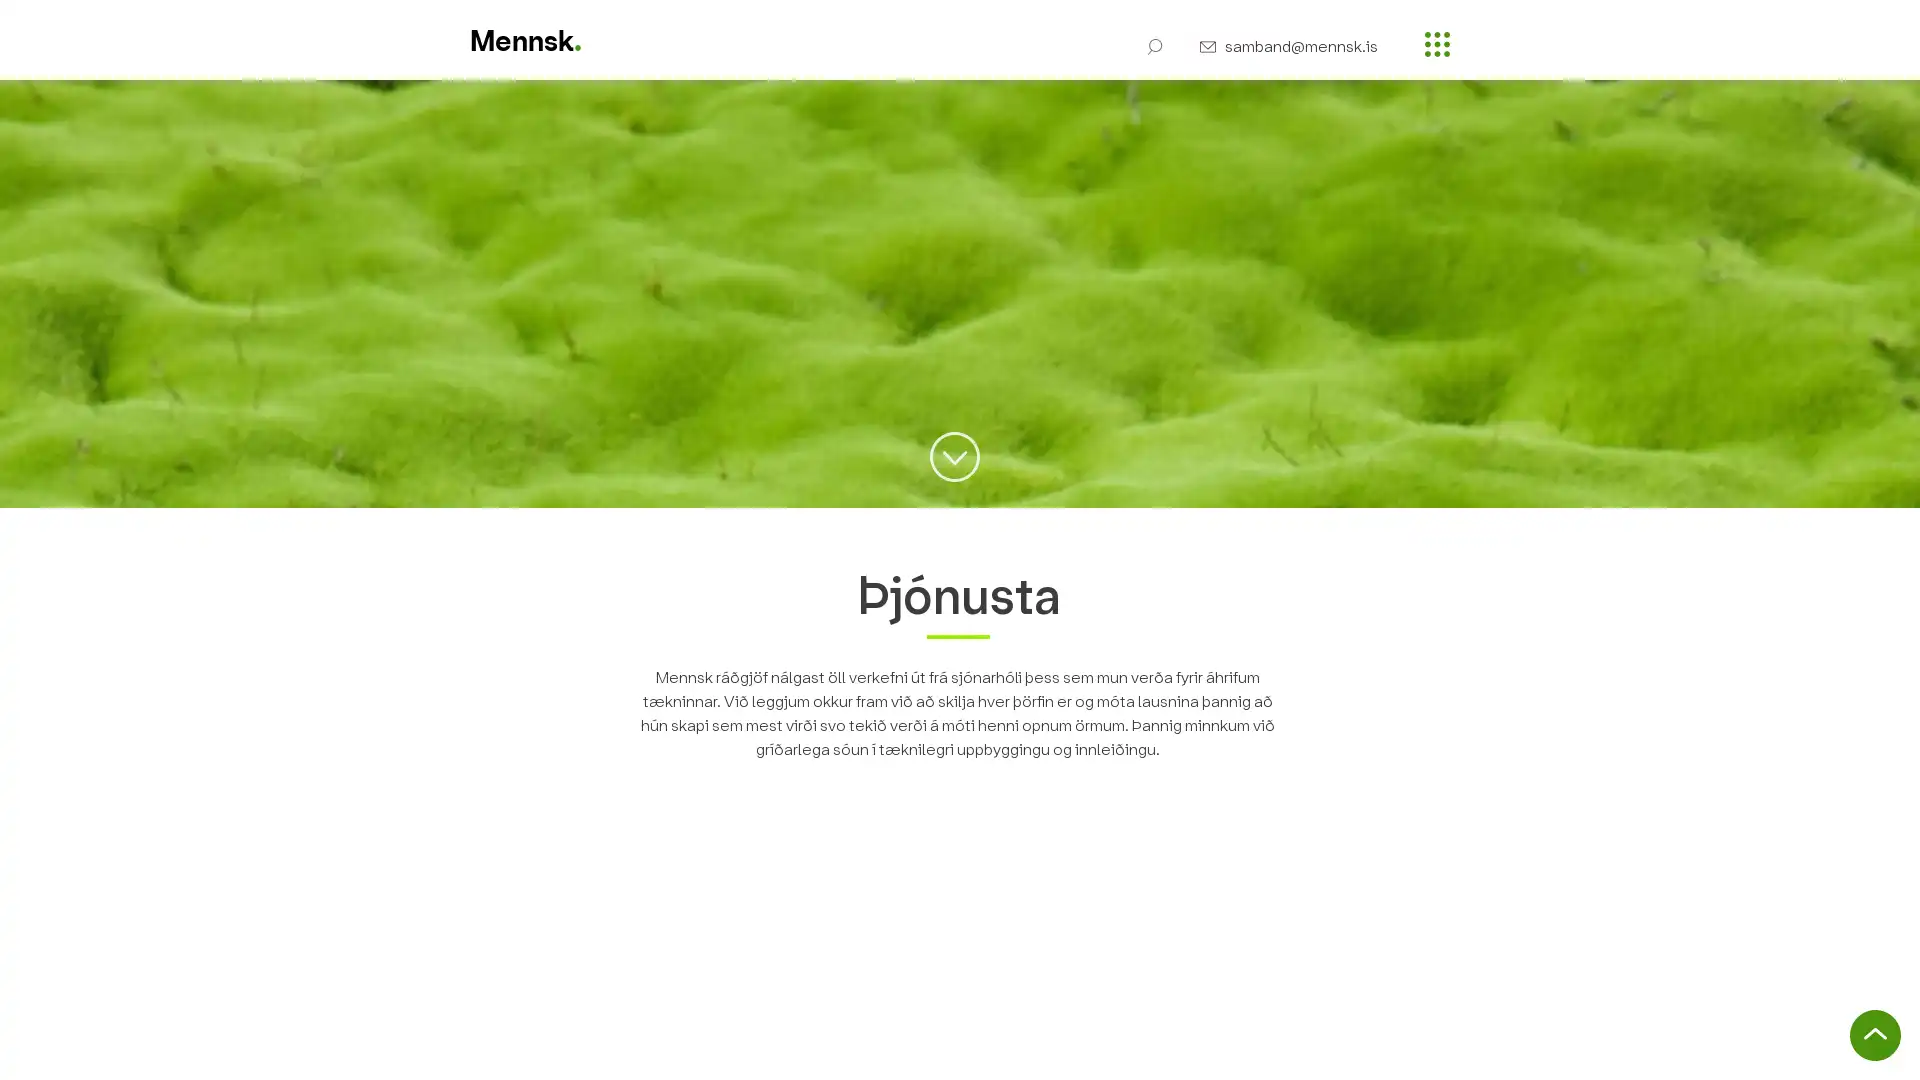 The width and height of the screenshot is (1920, 1080). What do you see at coordinates (1824, 1047) in the screenshot?
I see `Allt i gou` at bounding box center [1824, 1047].